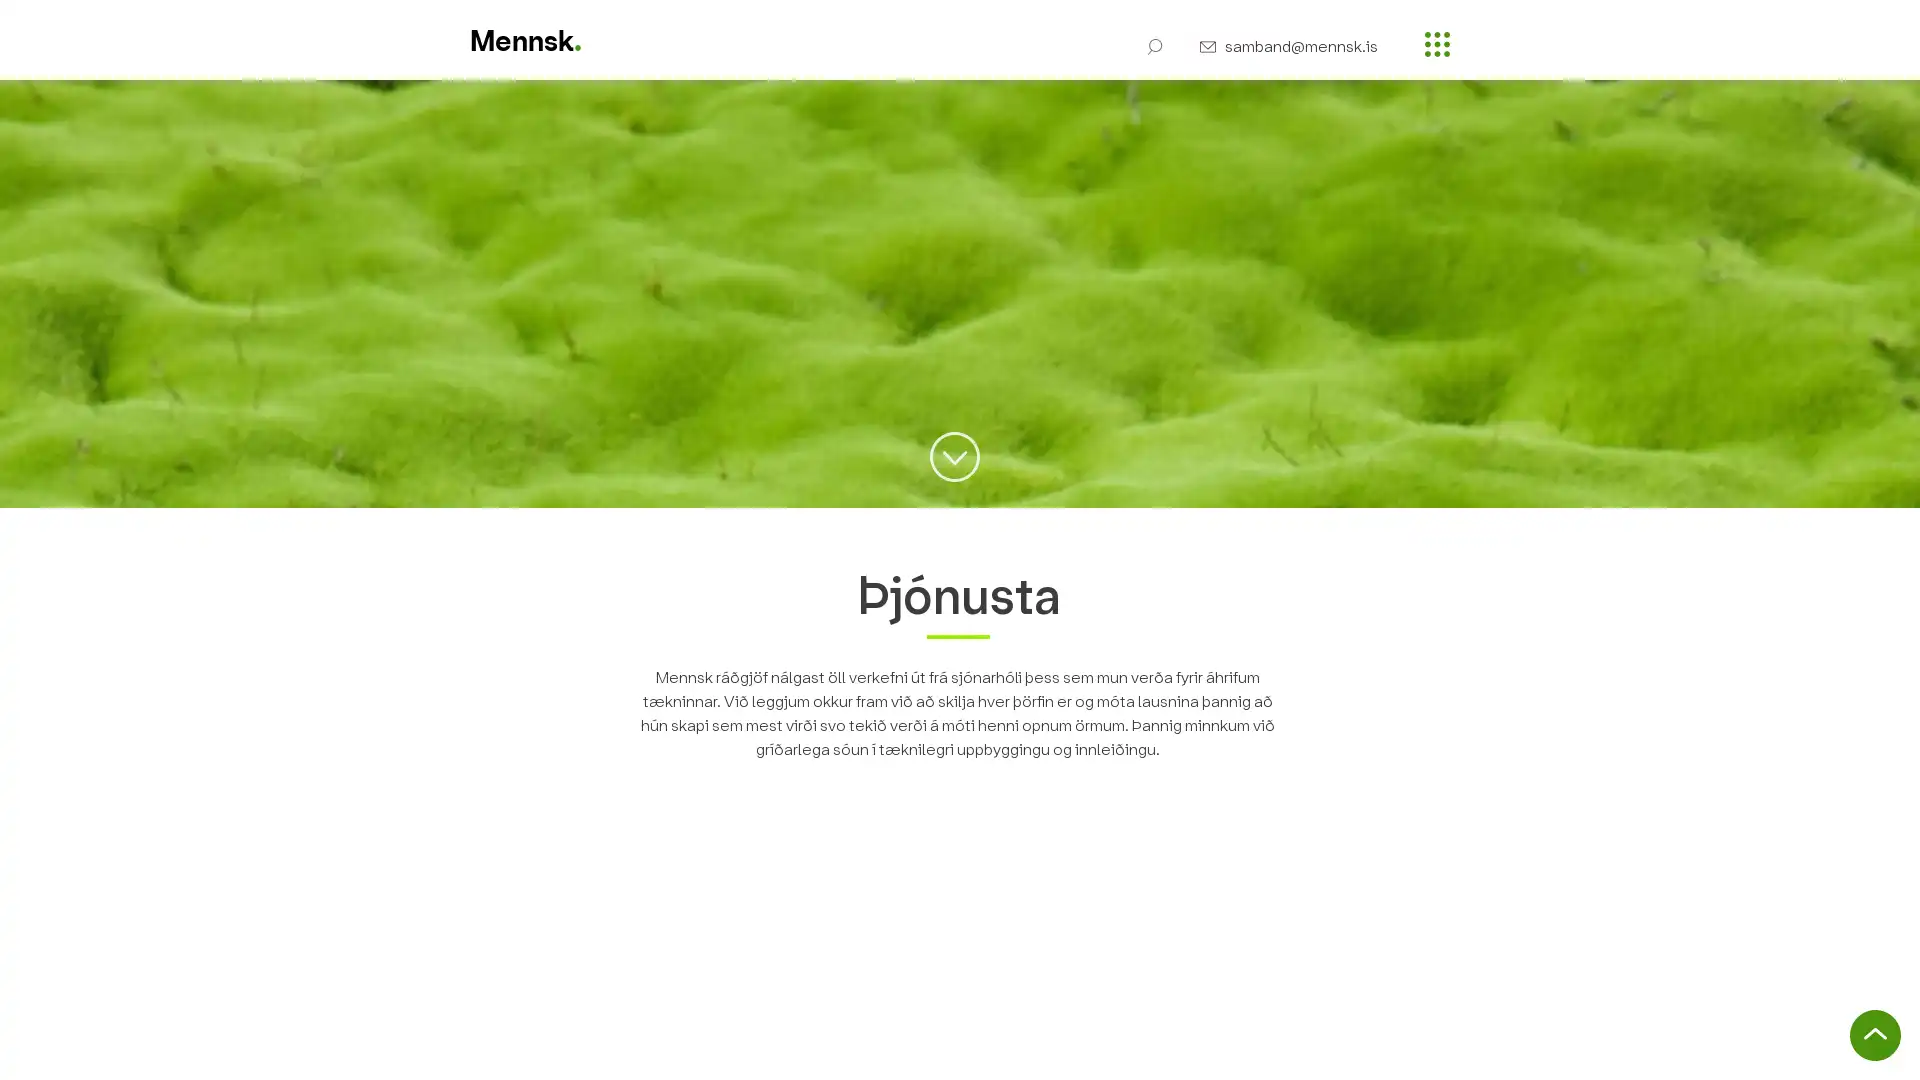 The width and height of the screenshot is (1920, 1080). What do you see at coordinates (1824, 1047) in the screenshot?
I see `Allt i gou` at bounding box center [1824, 1047].